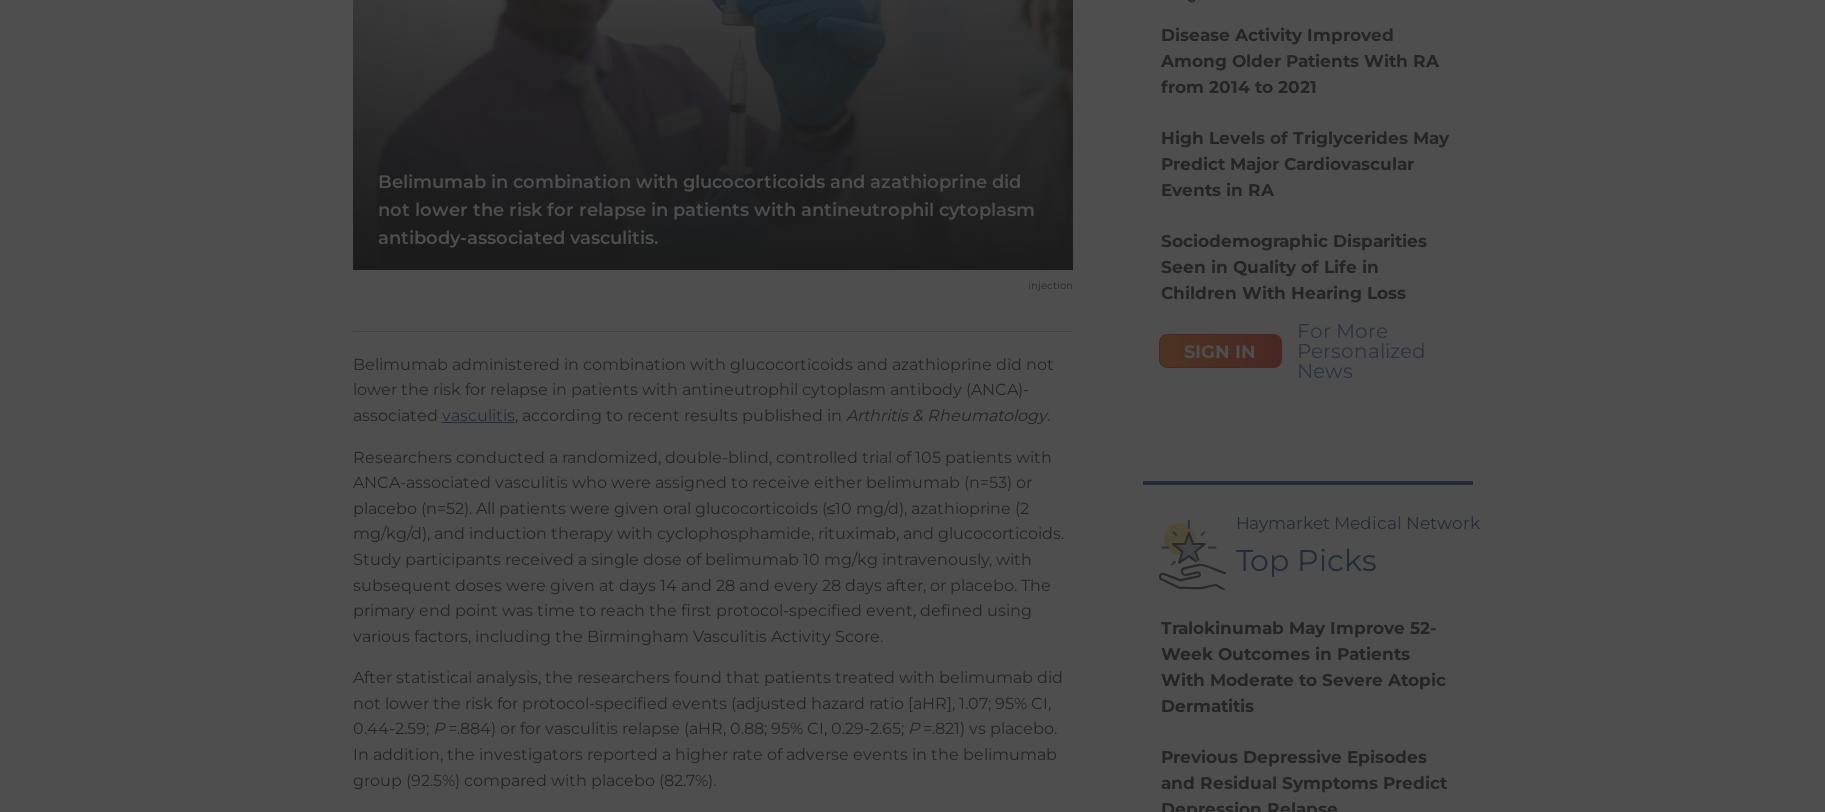 Image resolution: width=1825 pixels, height=812 pixels. What do you see at coordinates (439, 414) in the screenshot?
I see `'vasculitis'` at bounding box center [439, 414].